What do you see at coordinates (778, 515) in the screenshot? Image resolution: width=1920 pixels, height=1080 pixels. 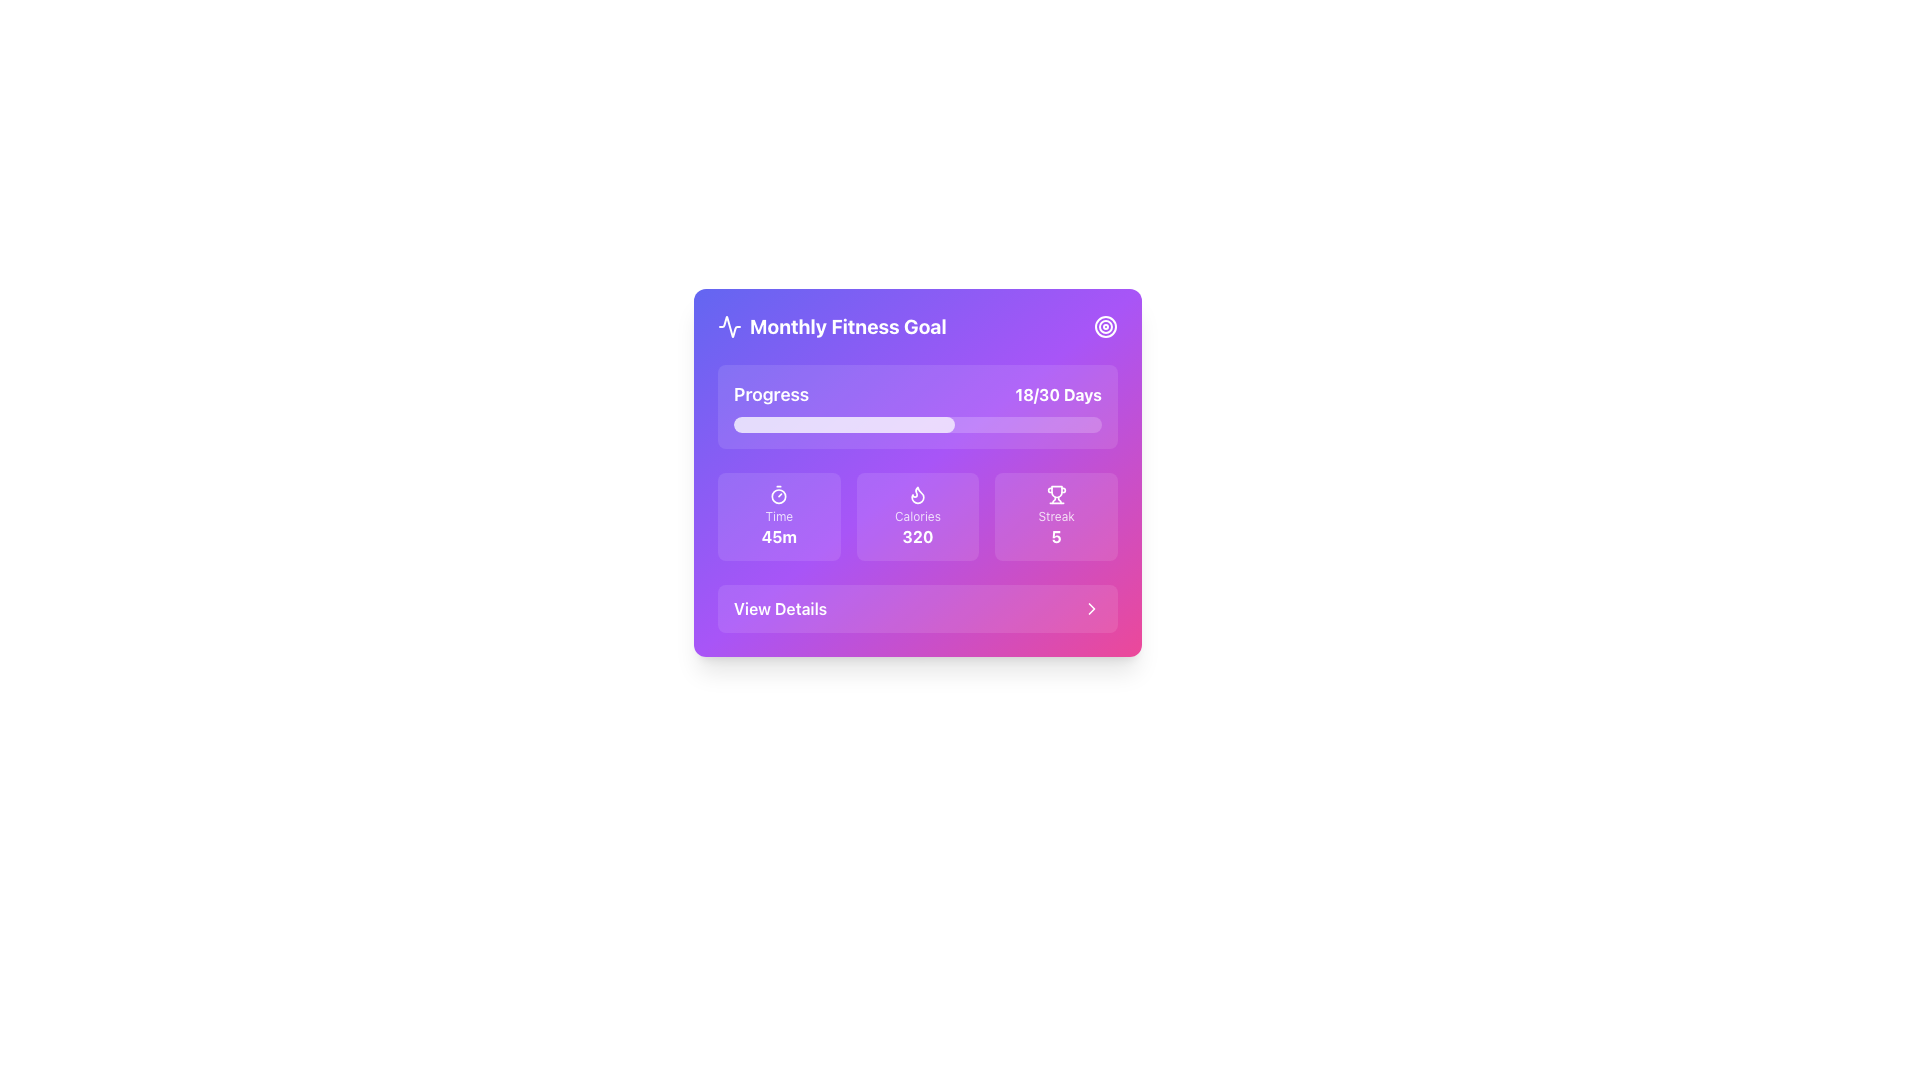 I see `the informational card with a light purple background that contains a clock icon, the label 'Time', and the bold text '45m', located in the first column of the Monthly Fitness Goal section` at bounding box center [778, 515].